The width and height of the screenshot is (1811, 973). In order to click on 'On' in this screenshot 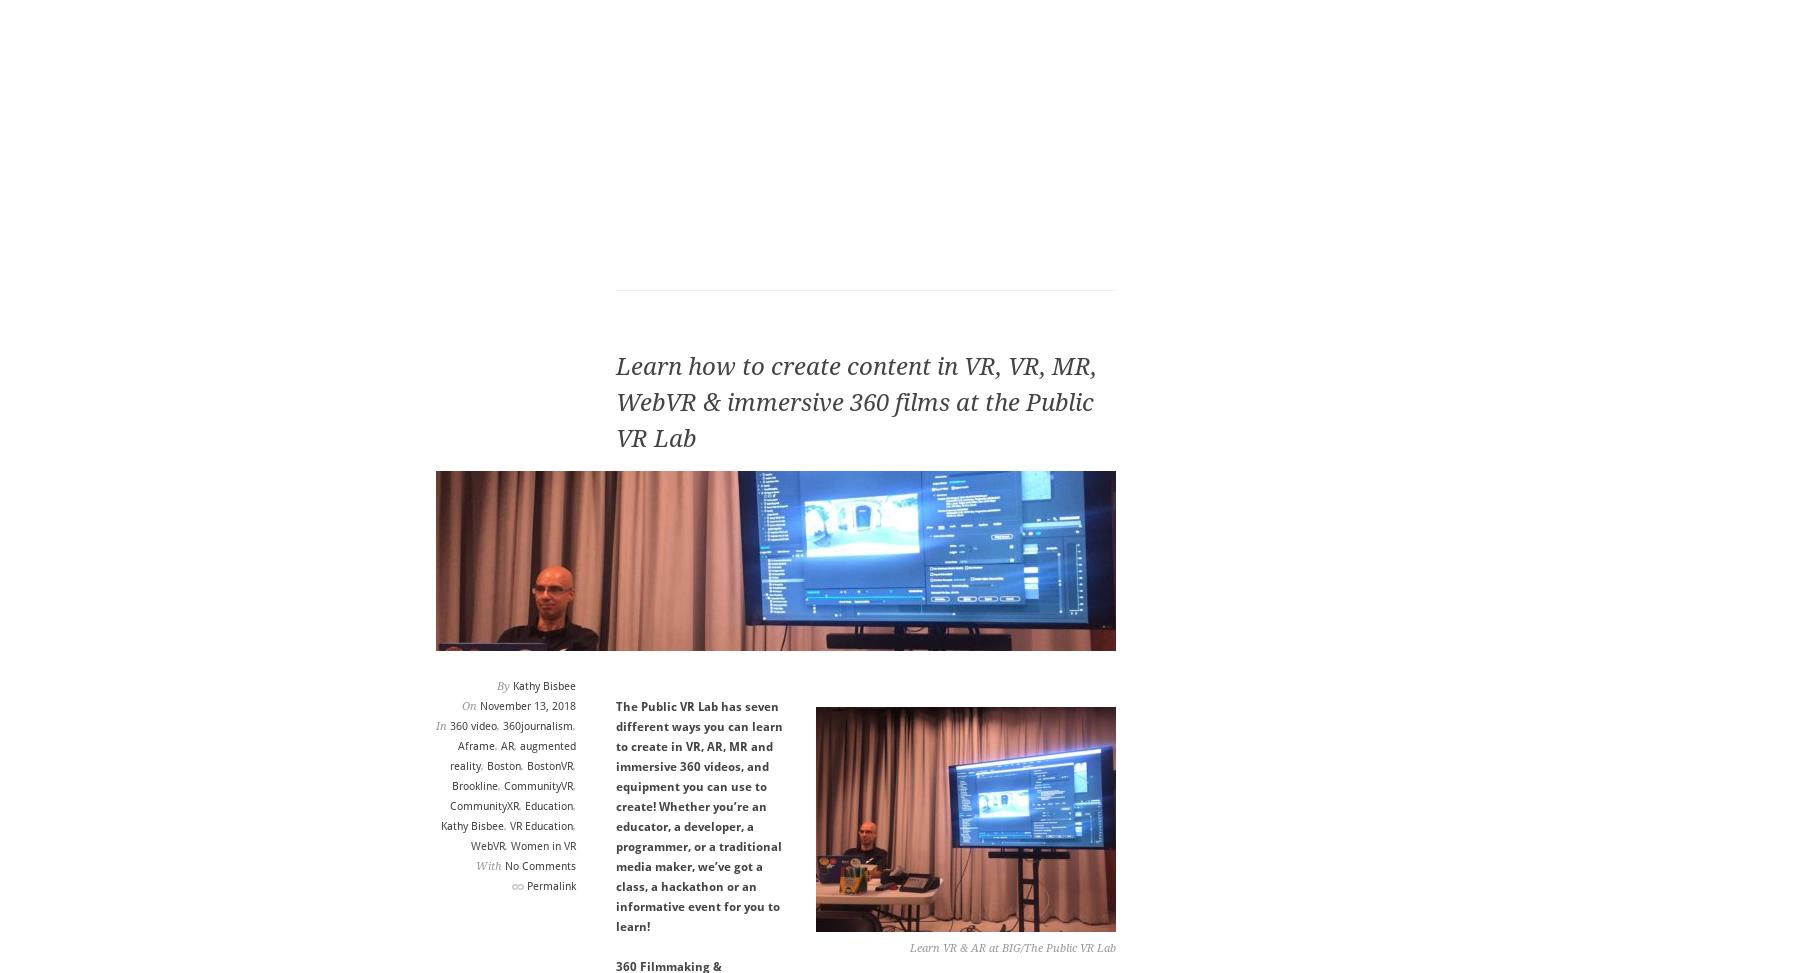, I will do `click(469, 706)`.